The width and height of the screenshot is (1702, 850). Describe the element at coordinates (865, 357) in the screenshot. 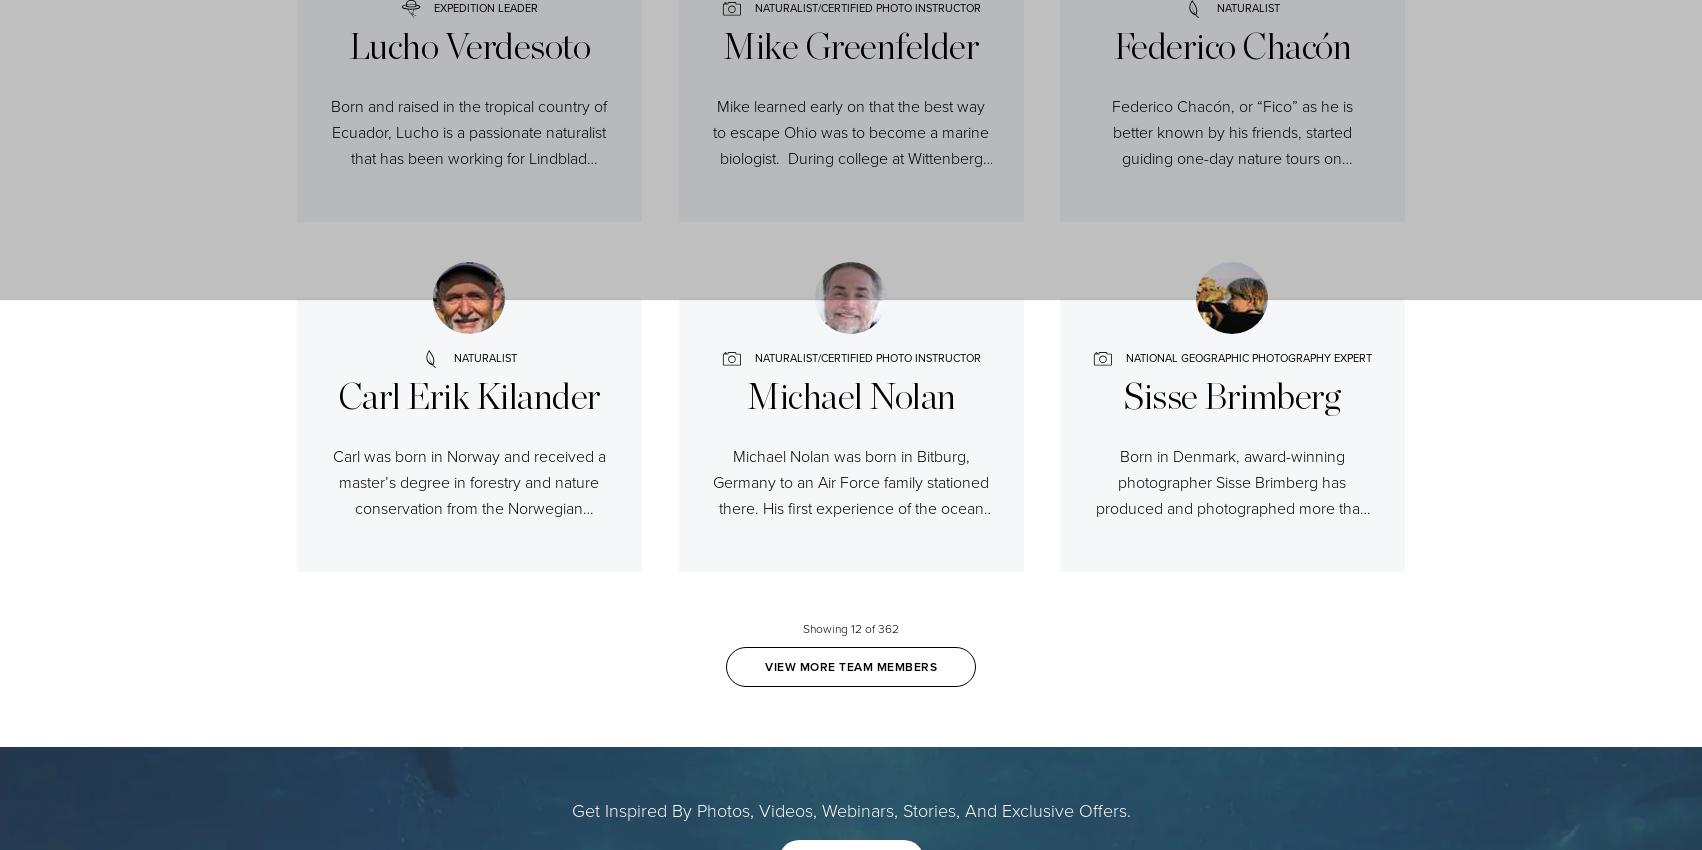

I see `'Naturalist/Certified Photo Instructor'` at that location.